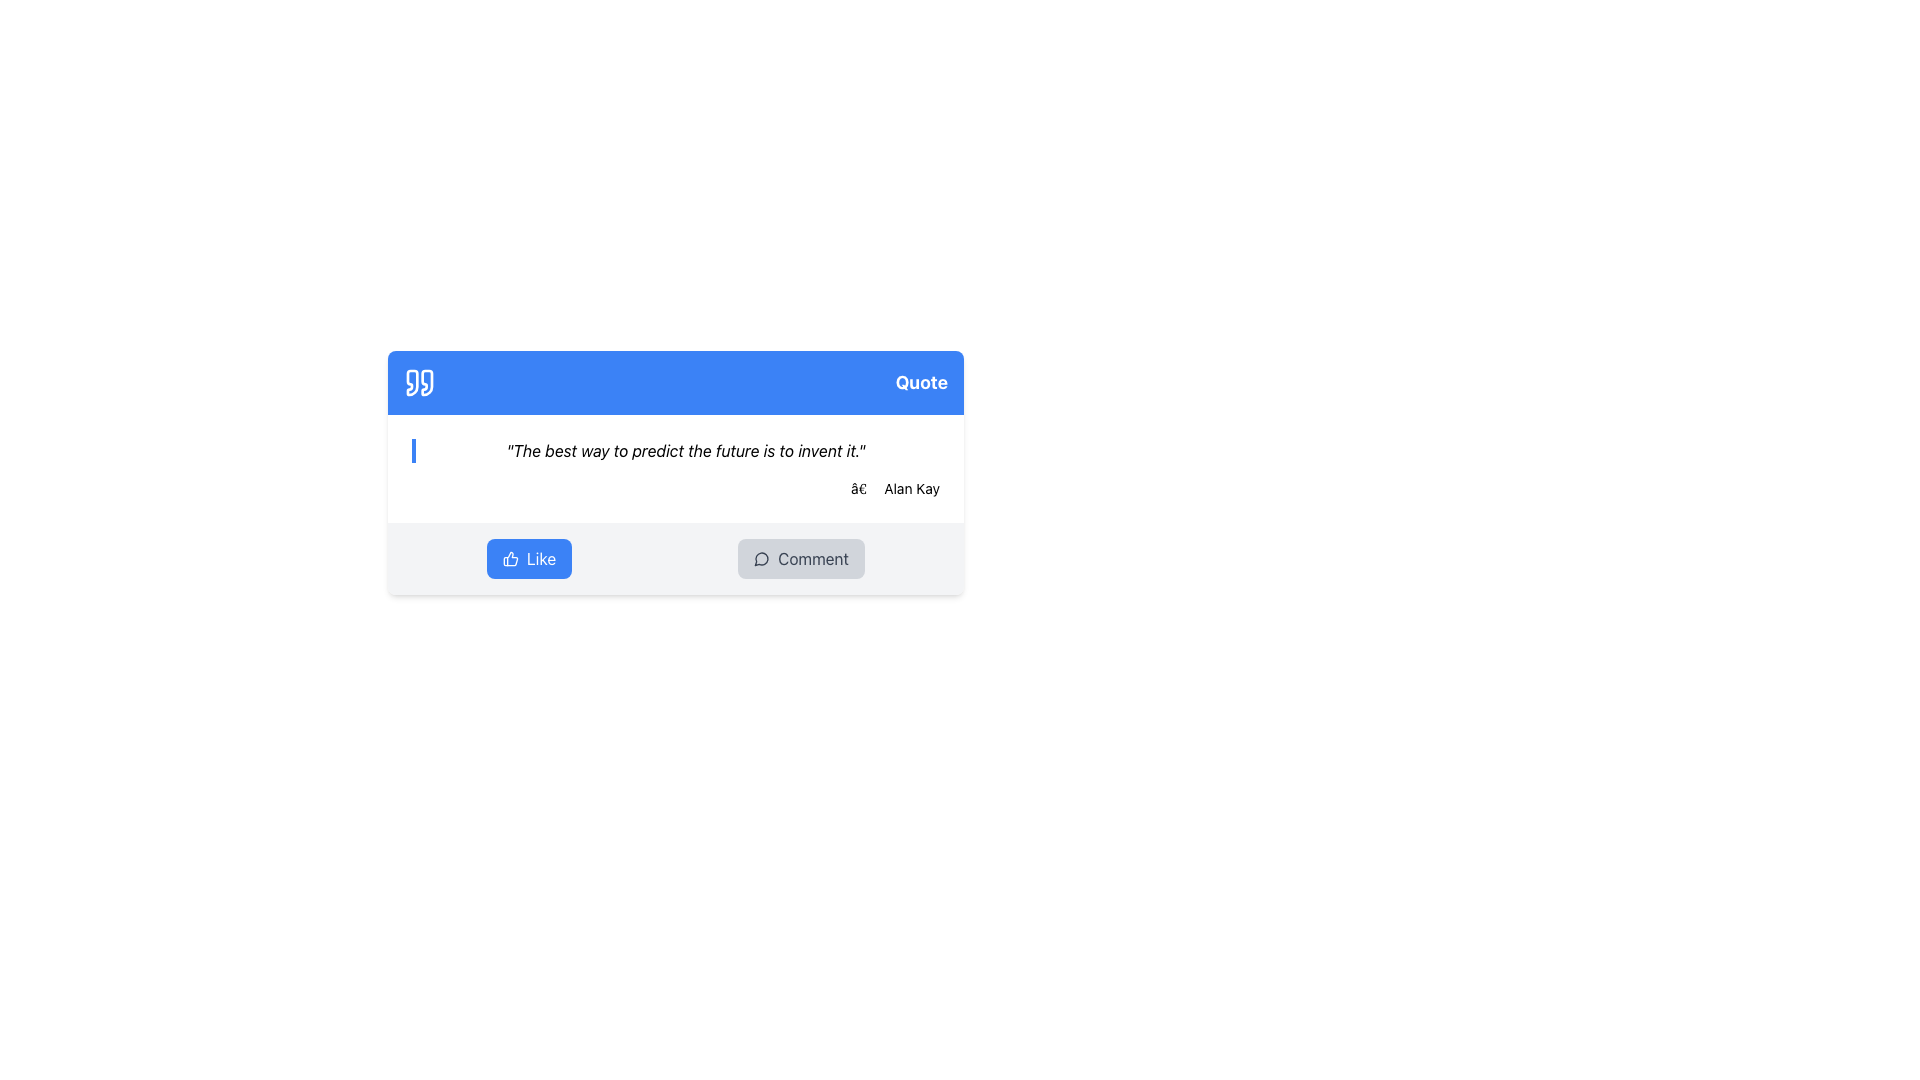  What do you see at coordinates (813, 559) in the screenshot?
I see `the text label displaying 'Comment' inside the gray button with rounded corners and a speech bubble icon, located in the lower right part of the interface` at bounding box center [813, 559].